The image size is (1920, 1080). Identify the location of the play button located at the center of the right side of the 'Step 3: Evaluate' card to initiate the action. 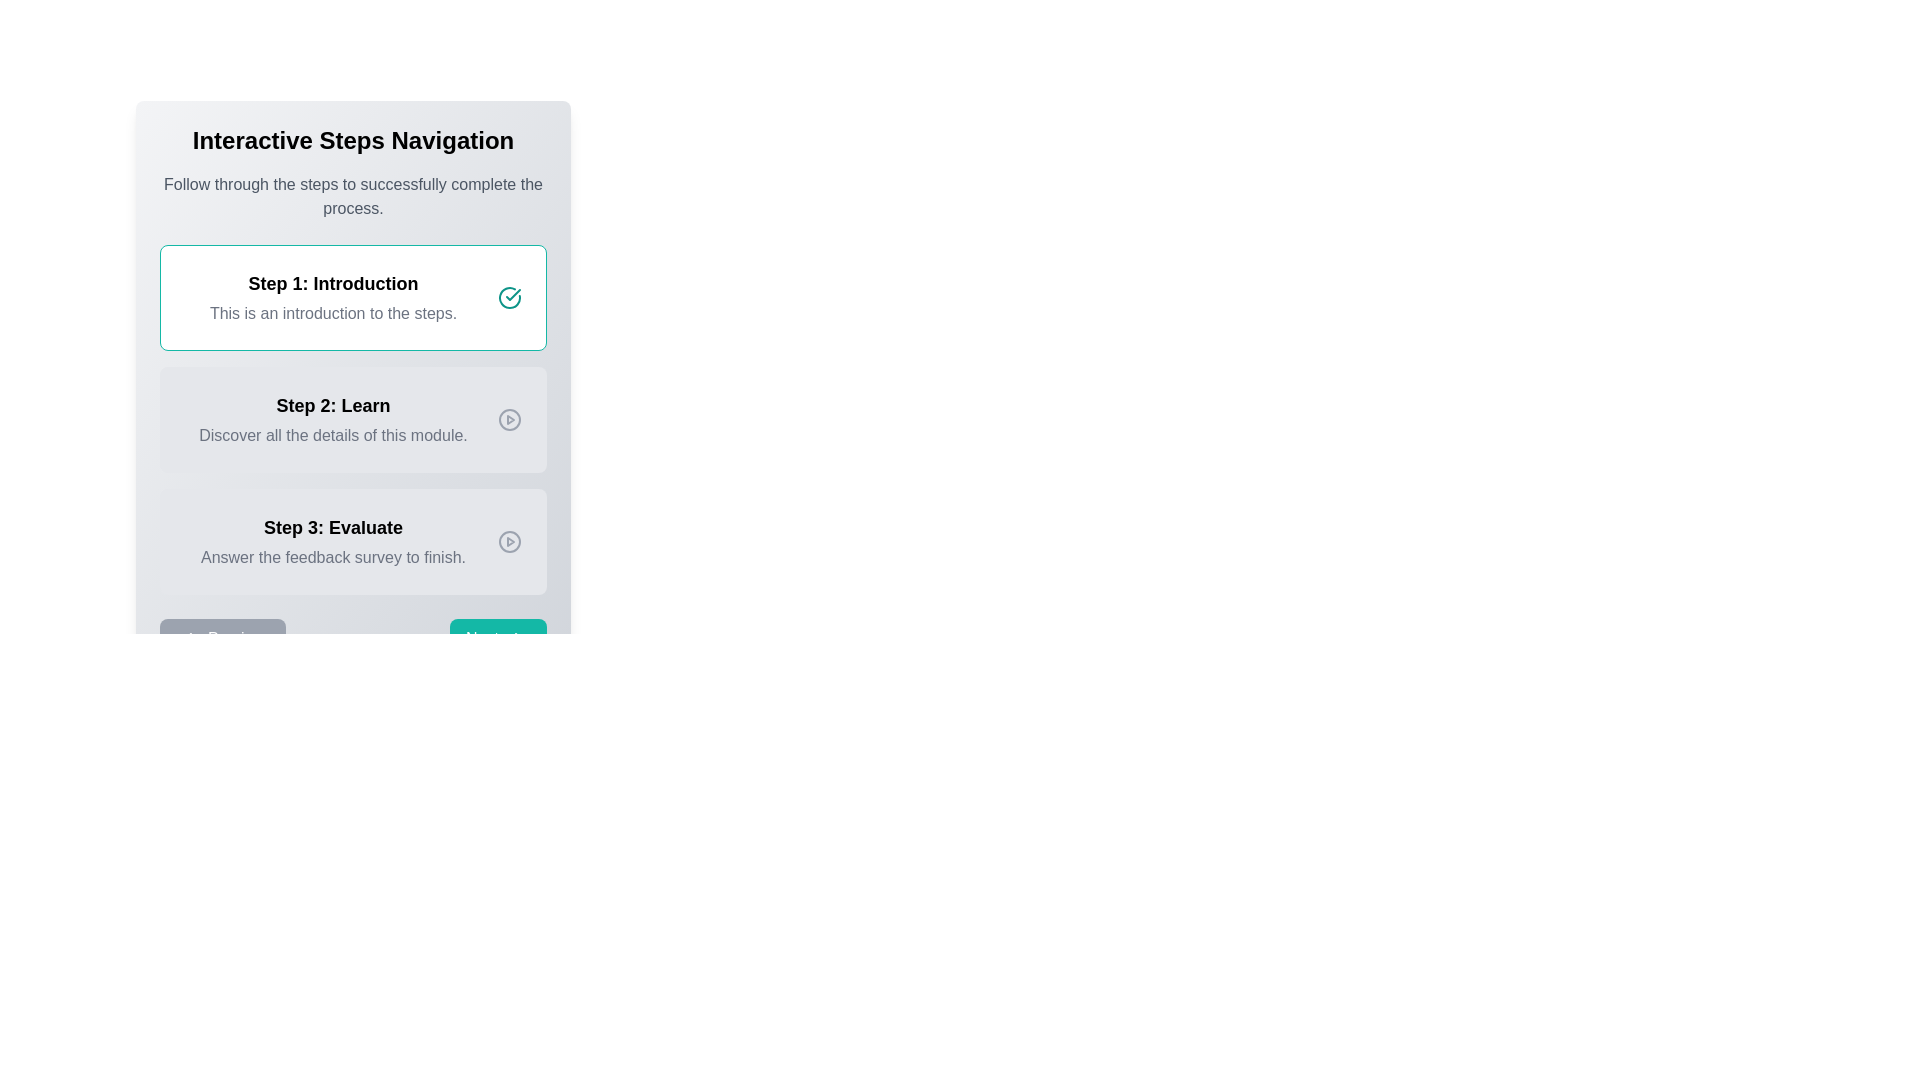
(509, 542).